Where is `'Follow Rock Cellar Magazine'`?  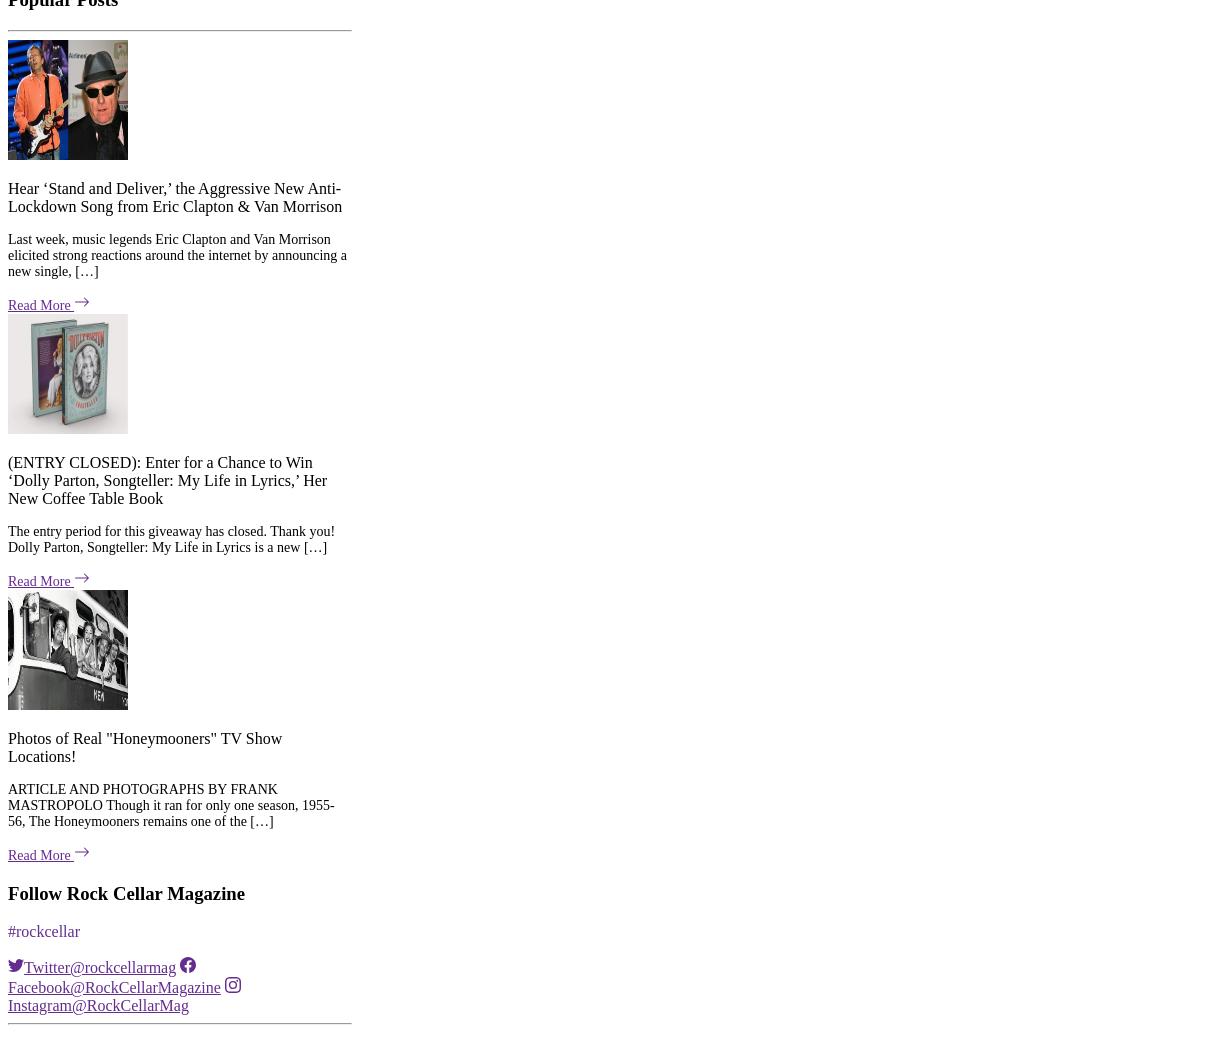
'Follow Rock Cellar Magazine' is located at coordinates (125, 592).